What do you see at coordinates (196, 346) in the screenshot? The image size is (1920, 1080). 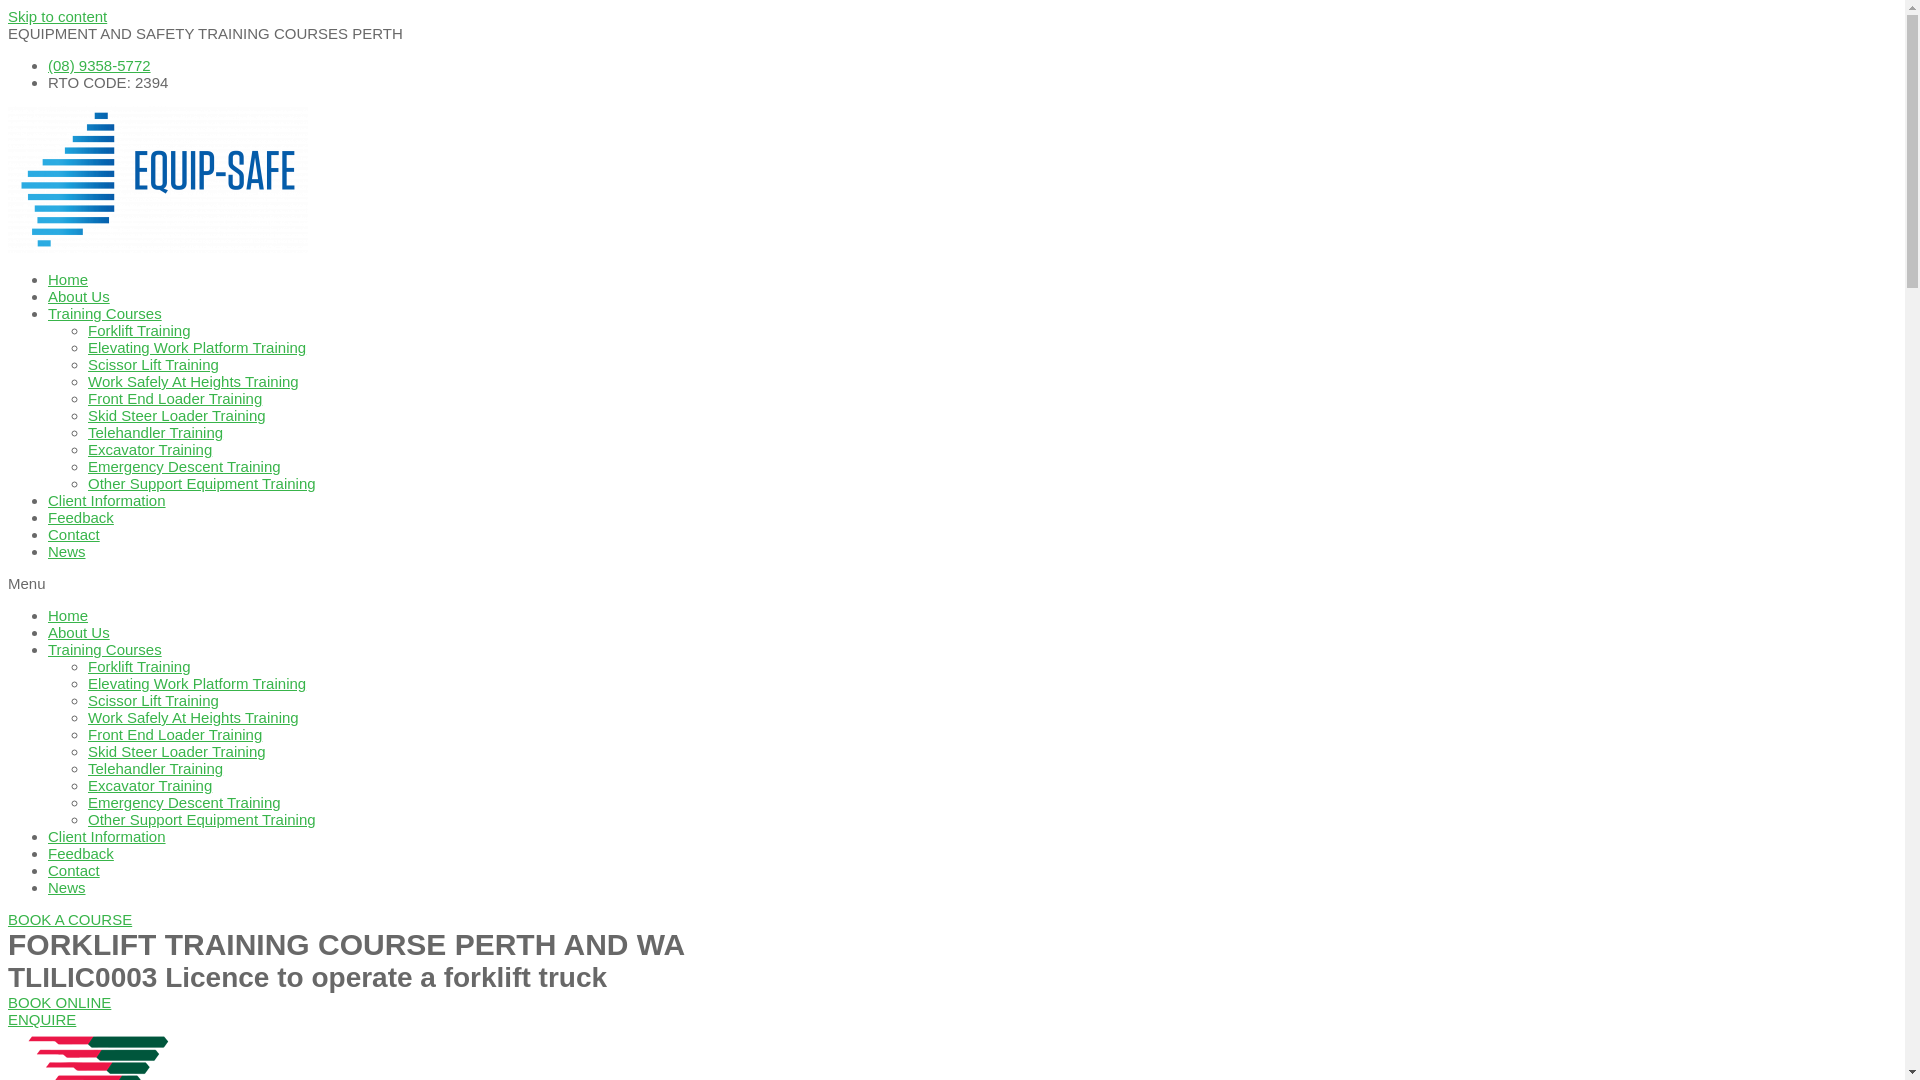 I see `'Elevating Work Platform Training'` at bounding box center [196, 346].